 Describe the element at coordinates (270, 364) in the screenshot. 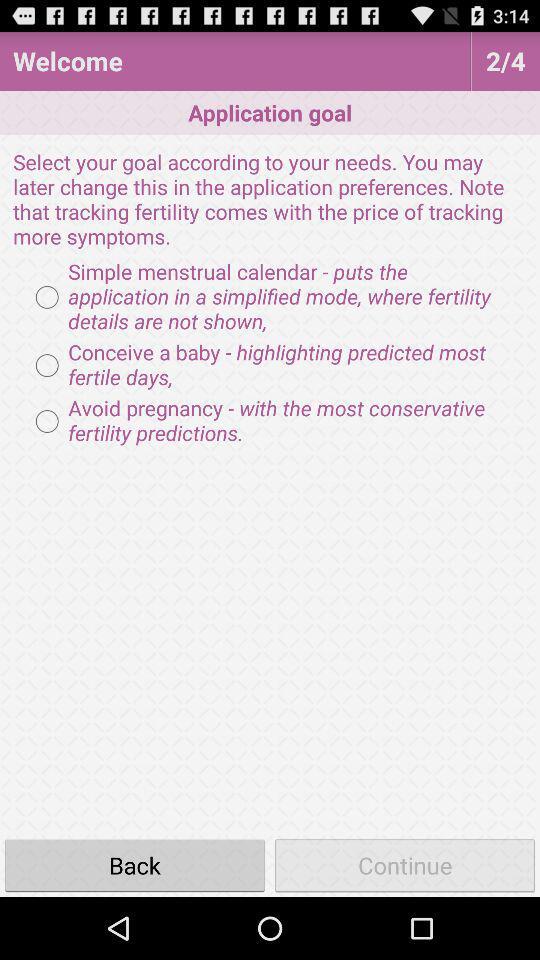

I see `the conceive a baby` at that location.